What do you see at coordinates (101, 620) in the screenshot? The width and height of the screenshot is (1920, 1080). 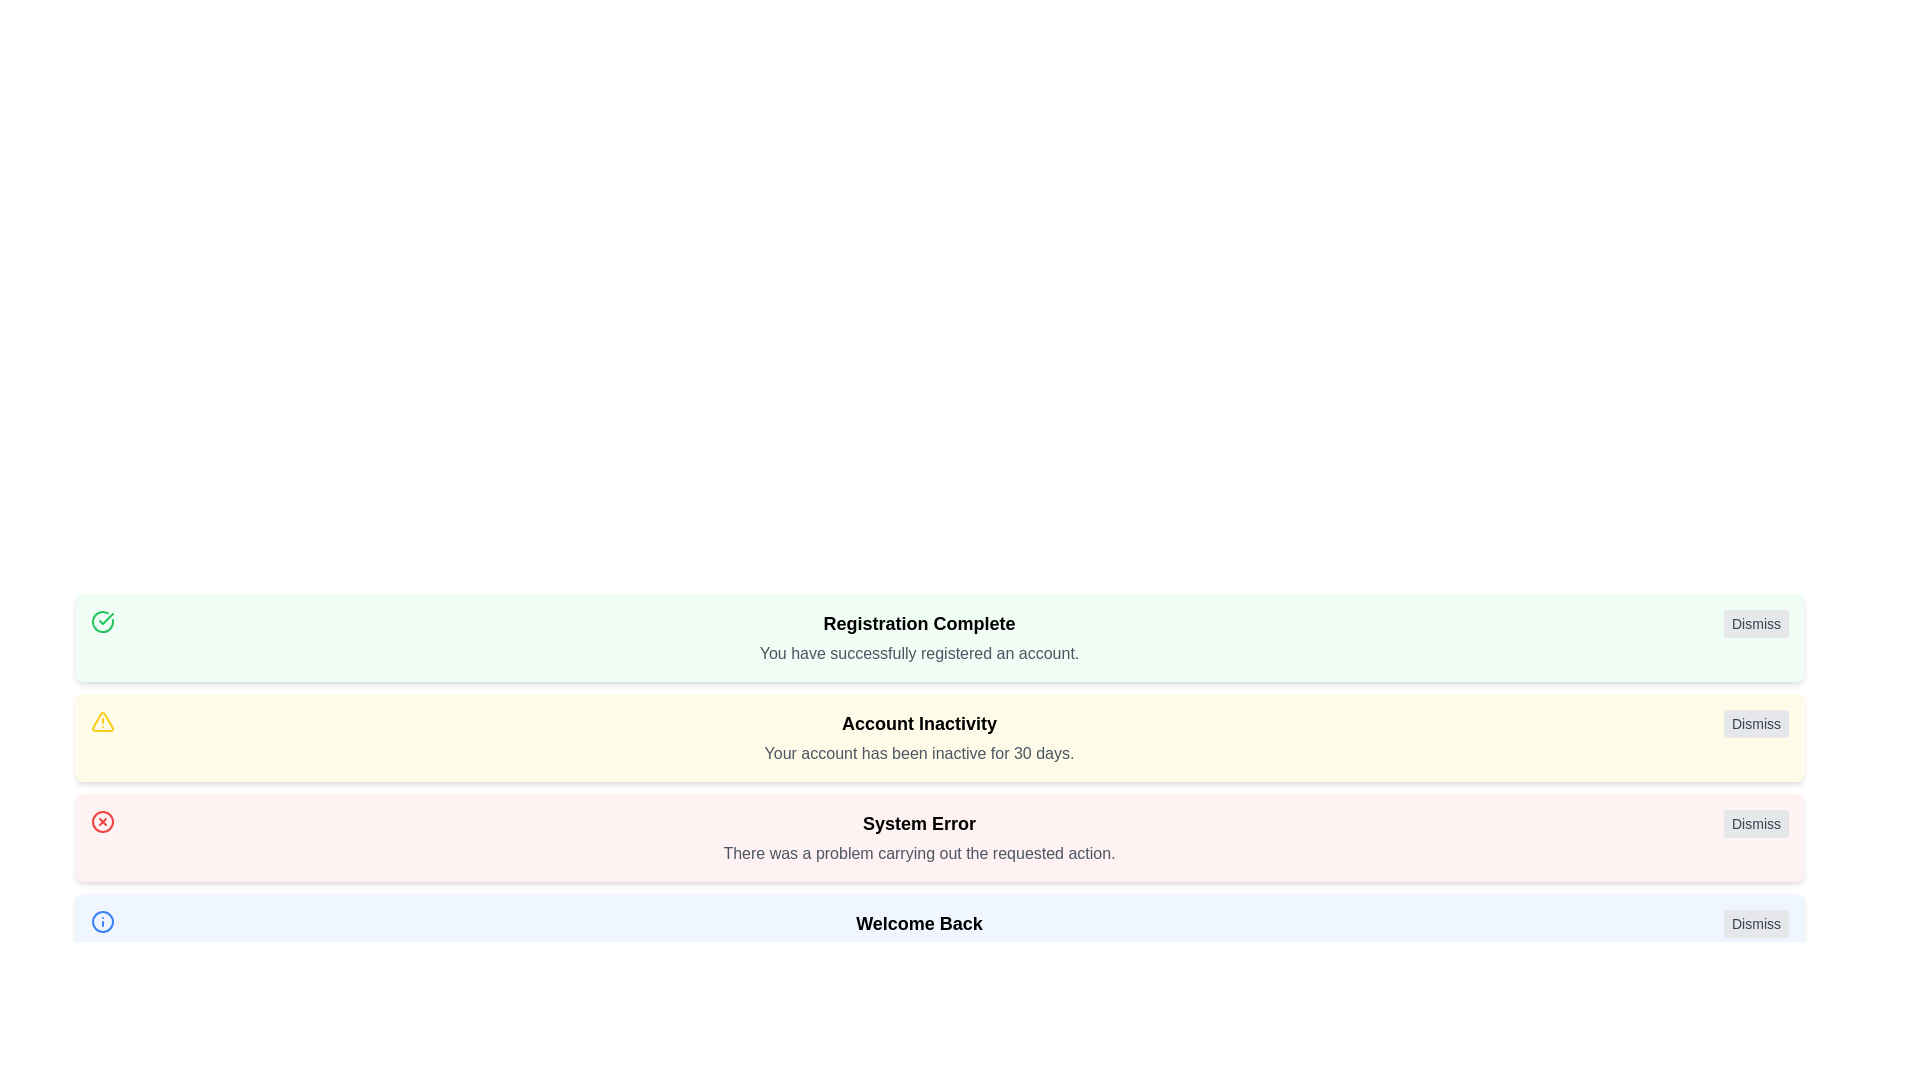 I see `the circular icon with a checkmark inside, styled with a green outline, located in the notification box titled 'Registration Complete'` at bounding box center [101, 620].